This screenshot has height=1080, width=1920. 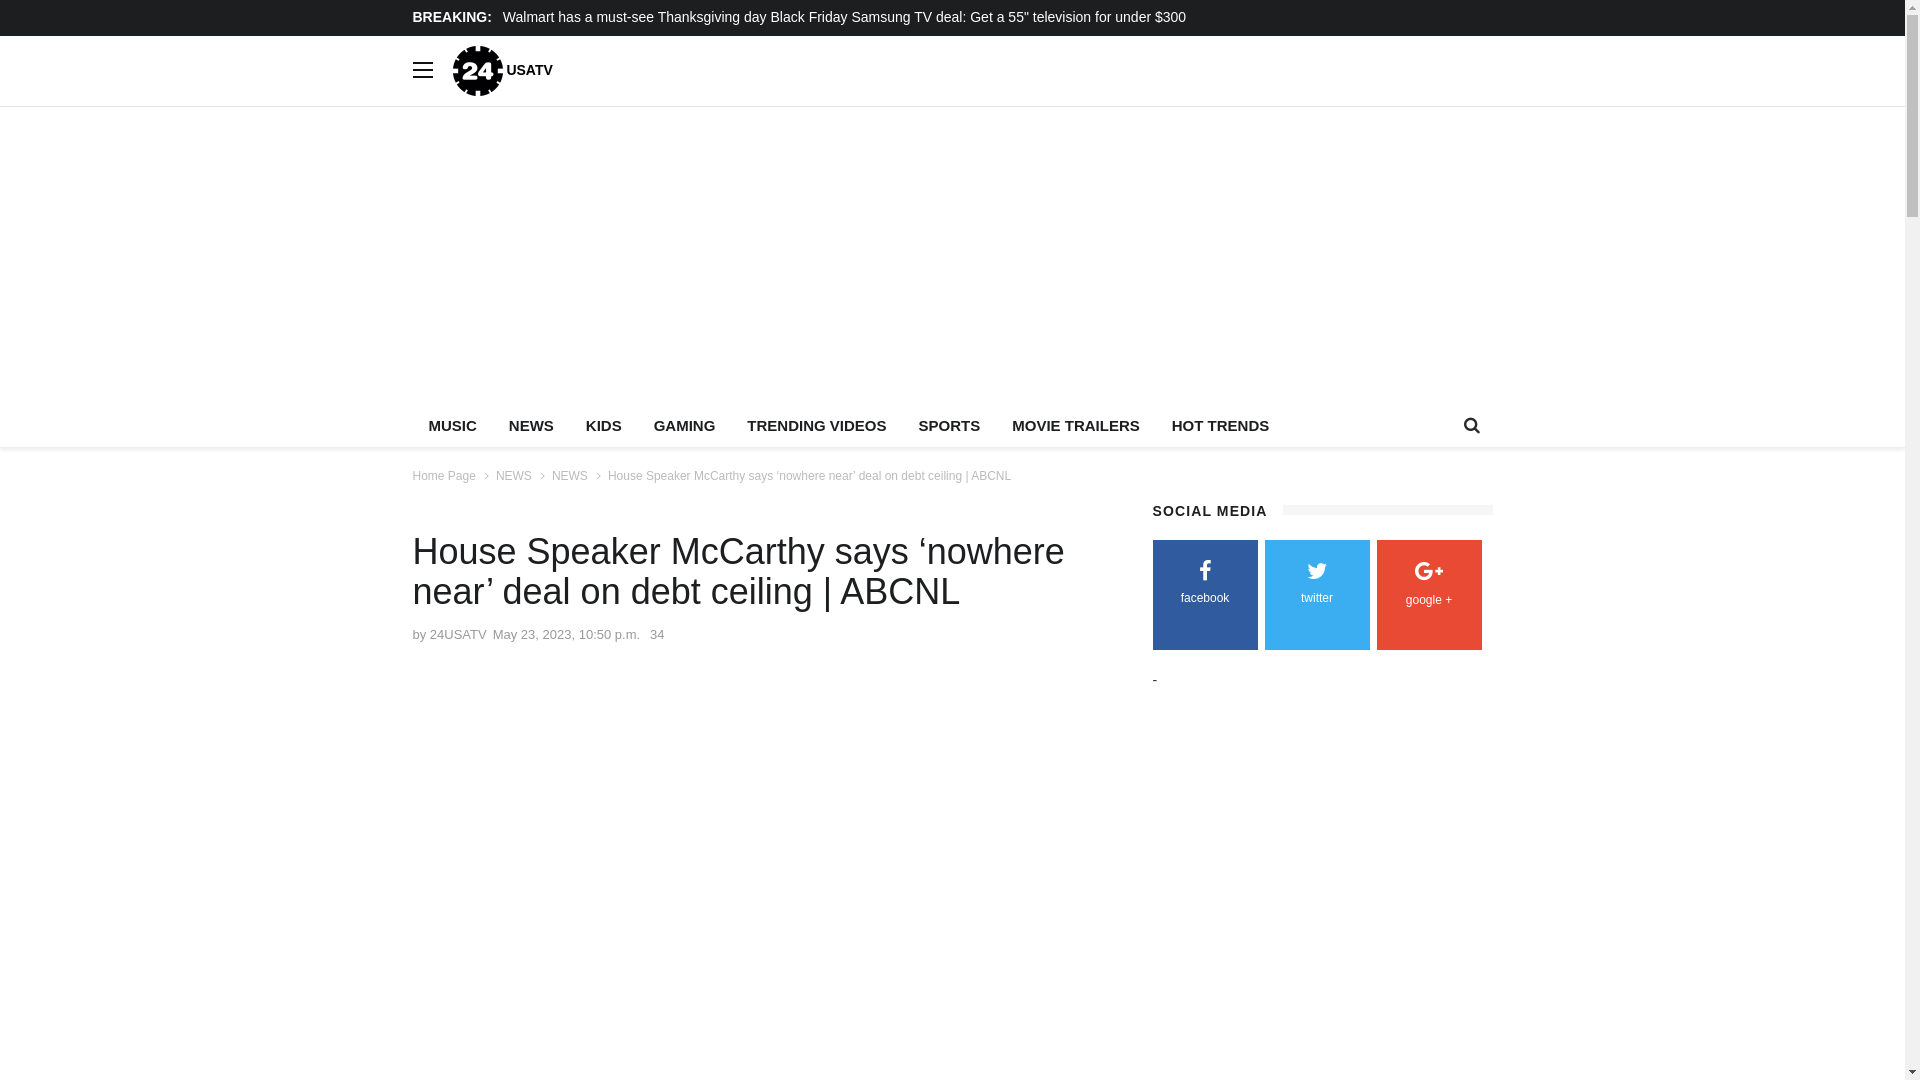 What do you see at coordinates (816, 424) in the screenshot?
I see `'TRENDING VIDEOS'` at bounding box center [816, 424].